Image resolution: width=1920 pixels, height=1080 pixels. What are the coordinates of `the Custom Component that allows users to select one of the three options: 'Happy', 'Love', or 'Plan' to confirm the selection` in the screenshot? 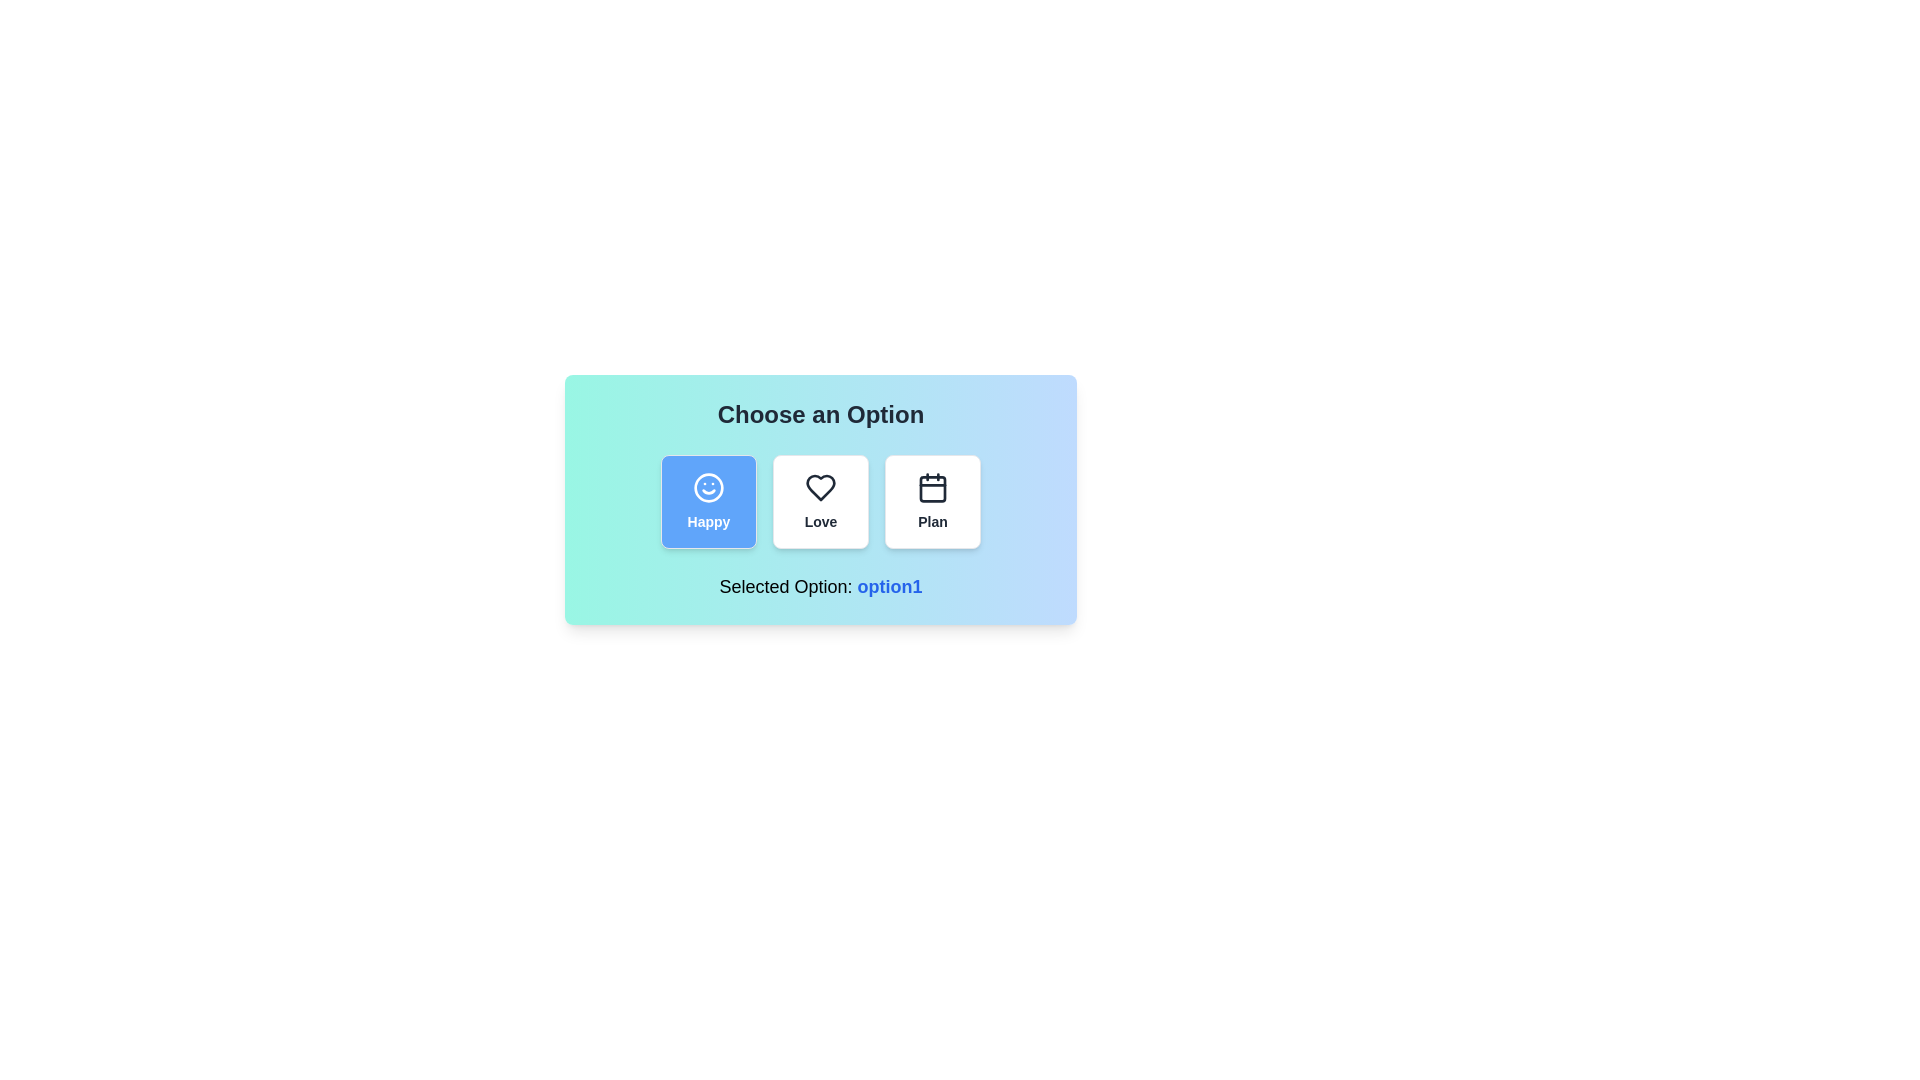 It's located at (820, 499).